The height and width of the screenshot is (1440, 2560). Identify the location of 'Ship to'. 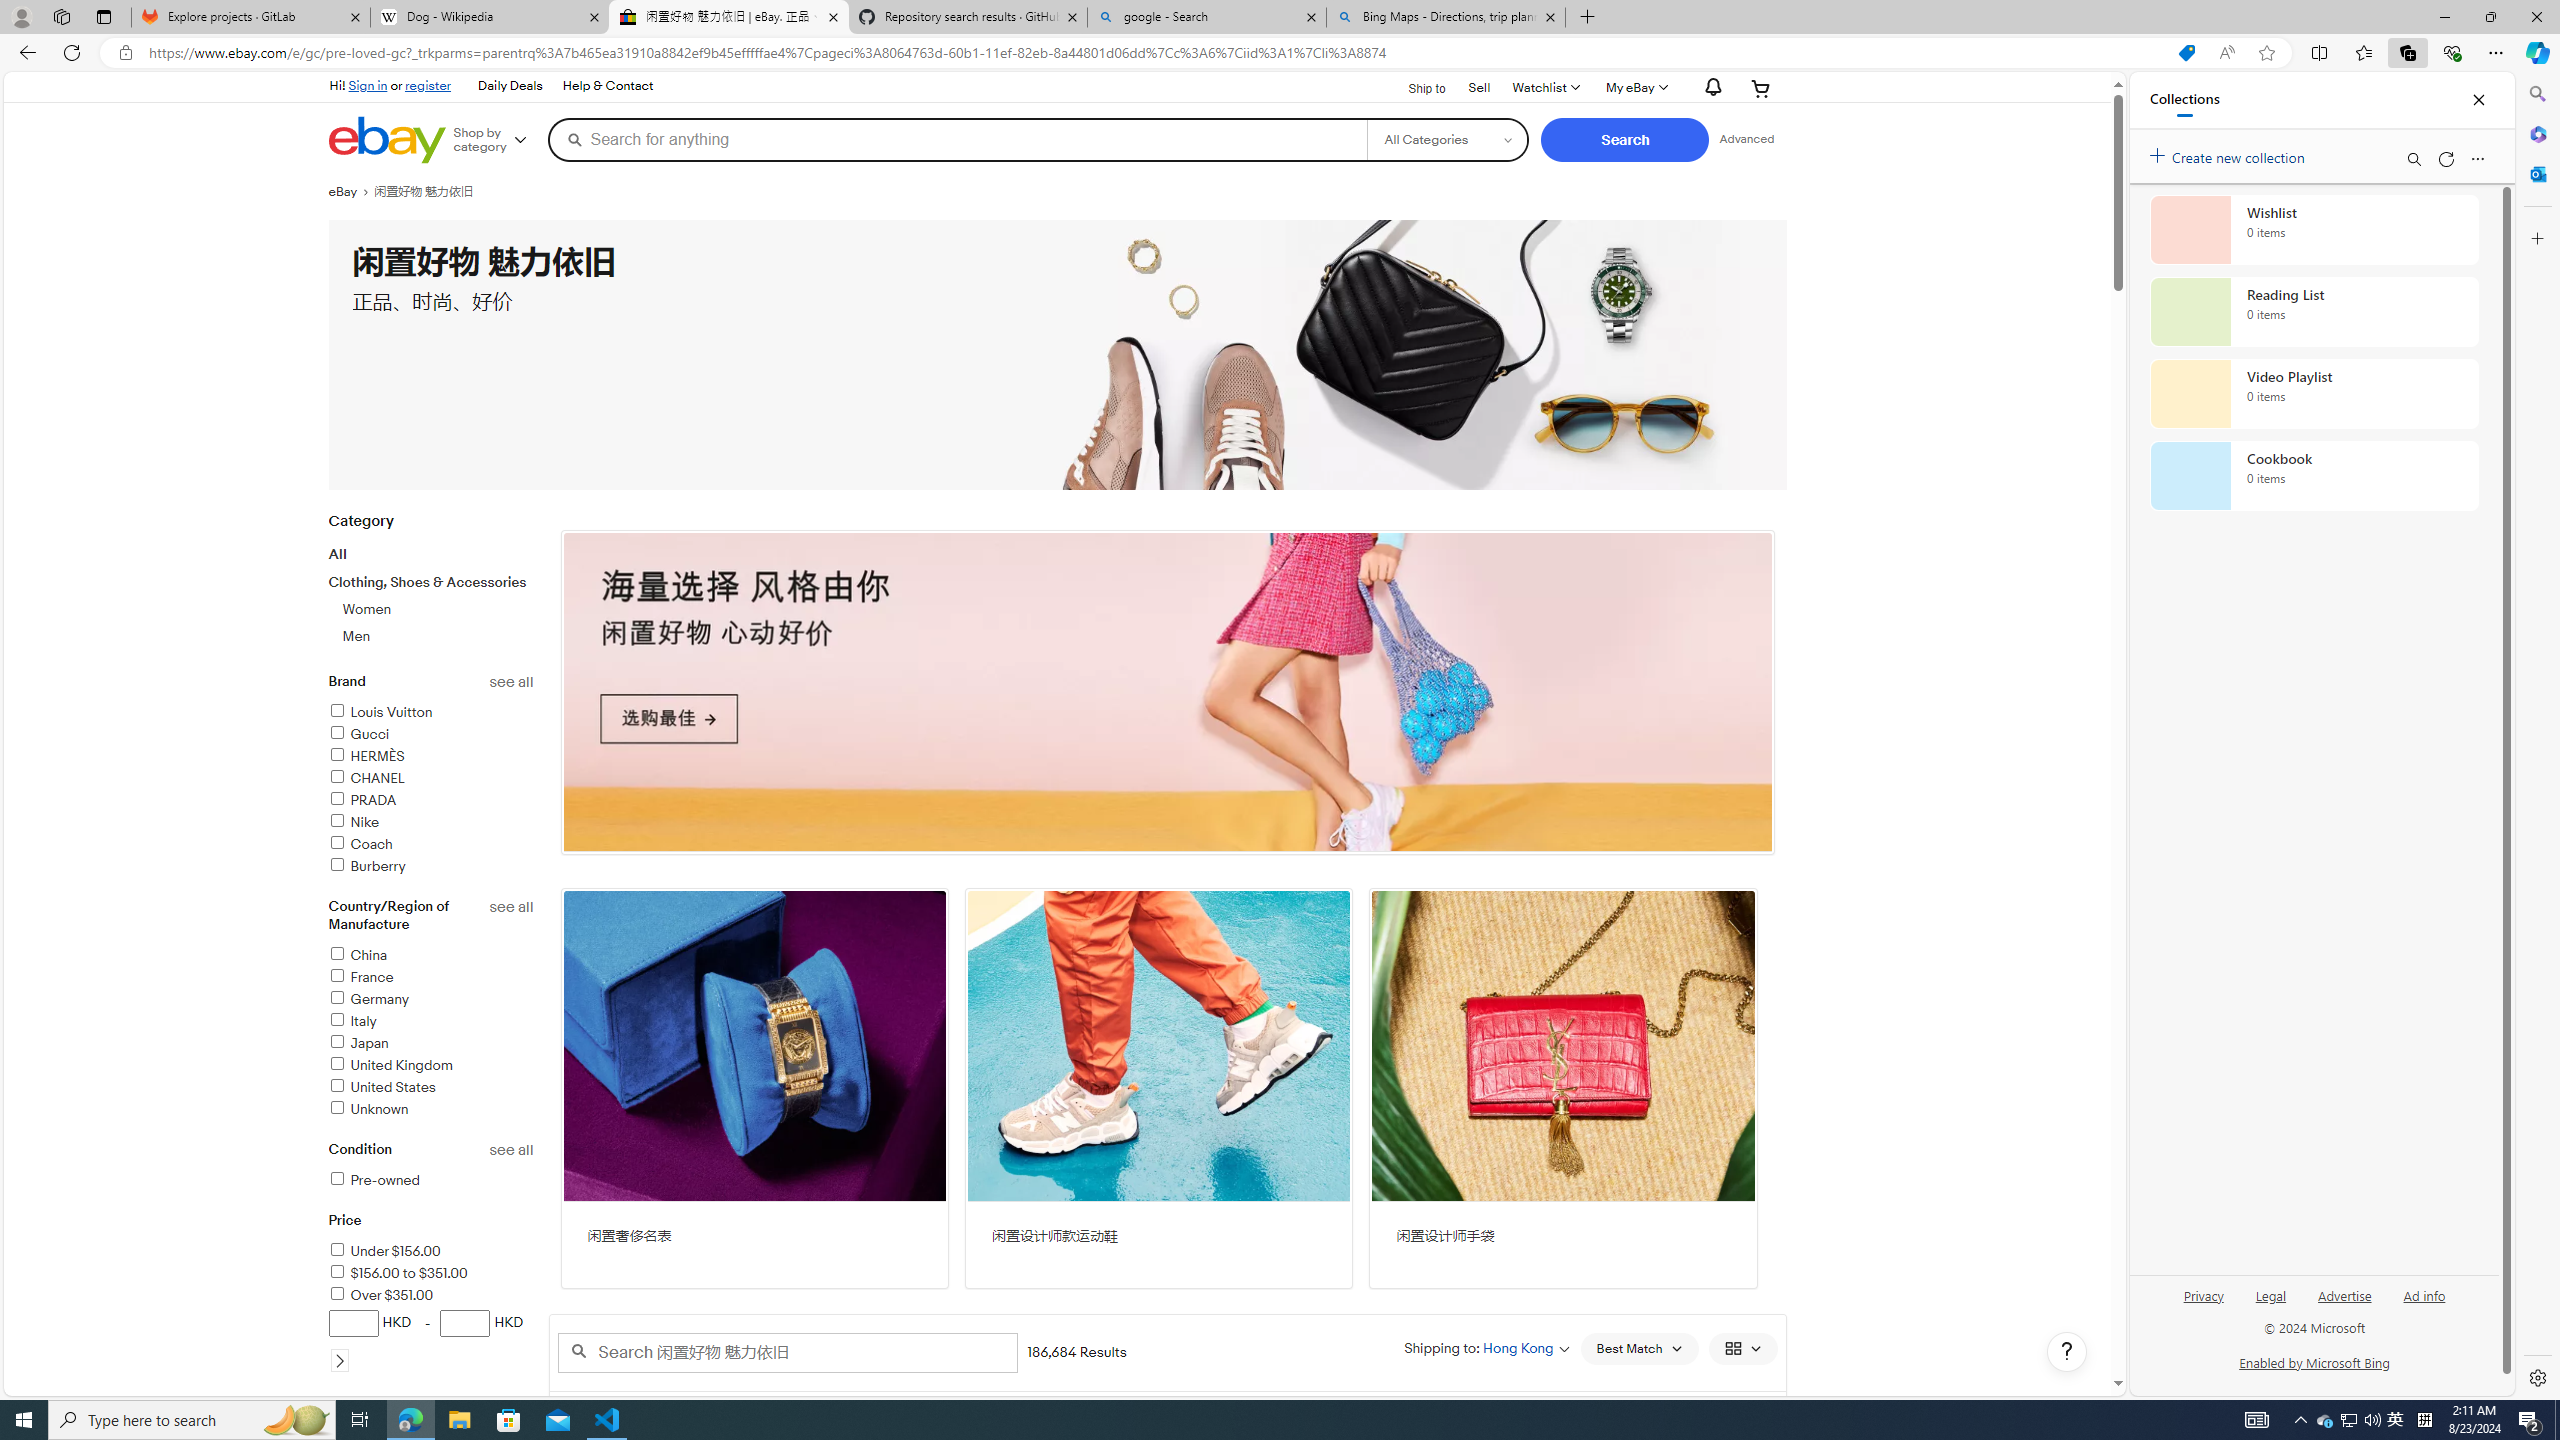
(1414, 87).